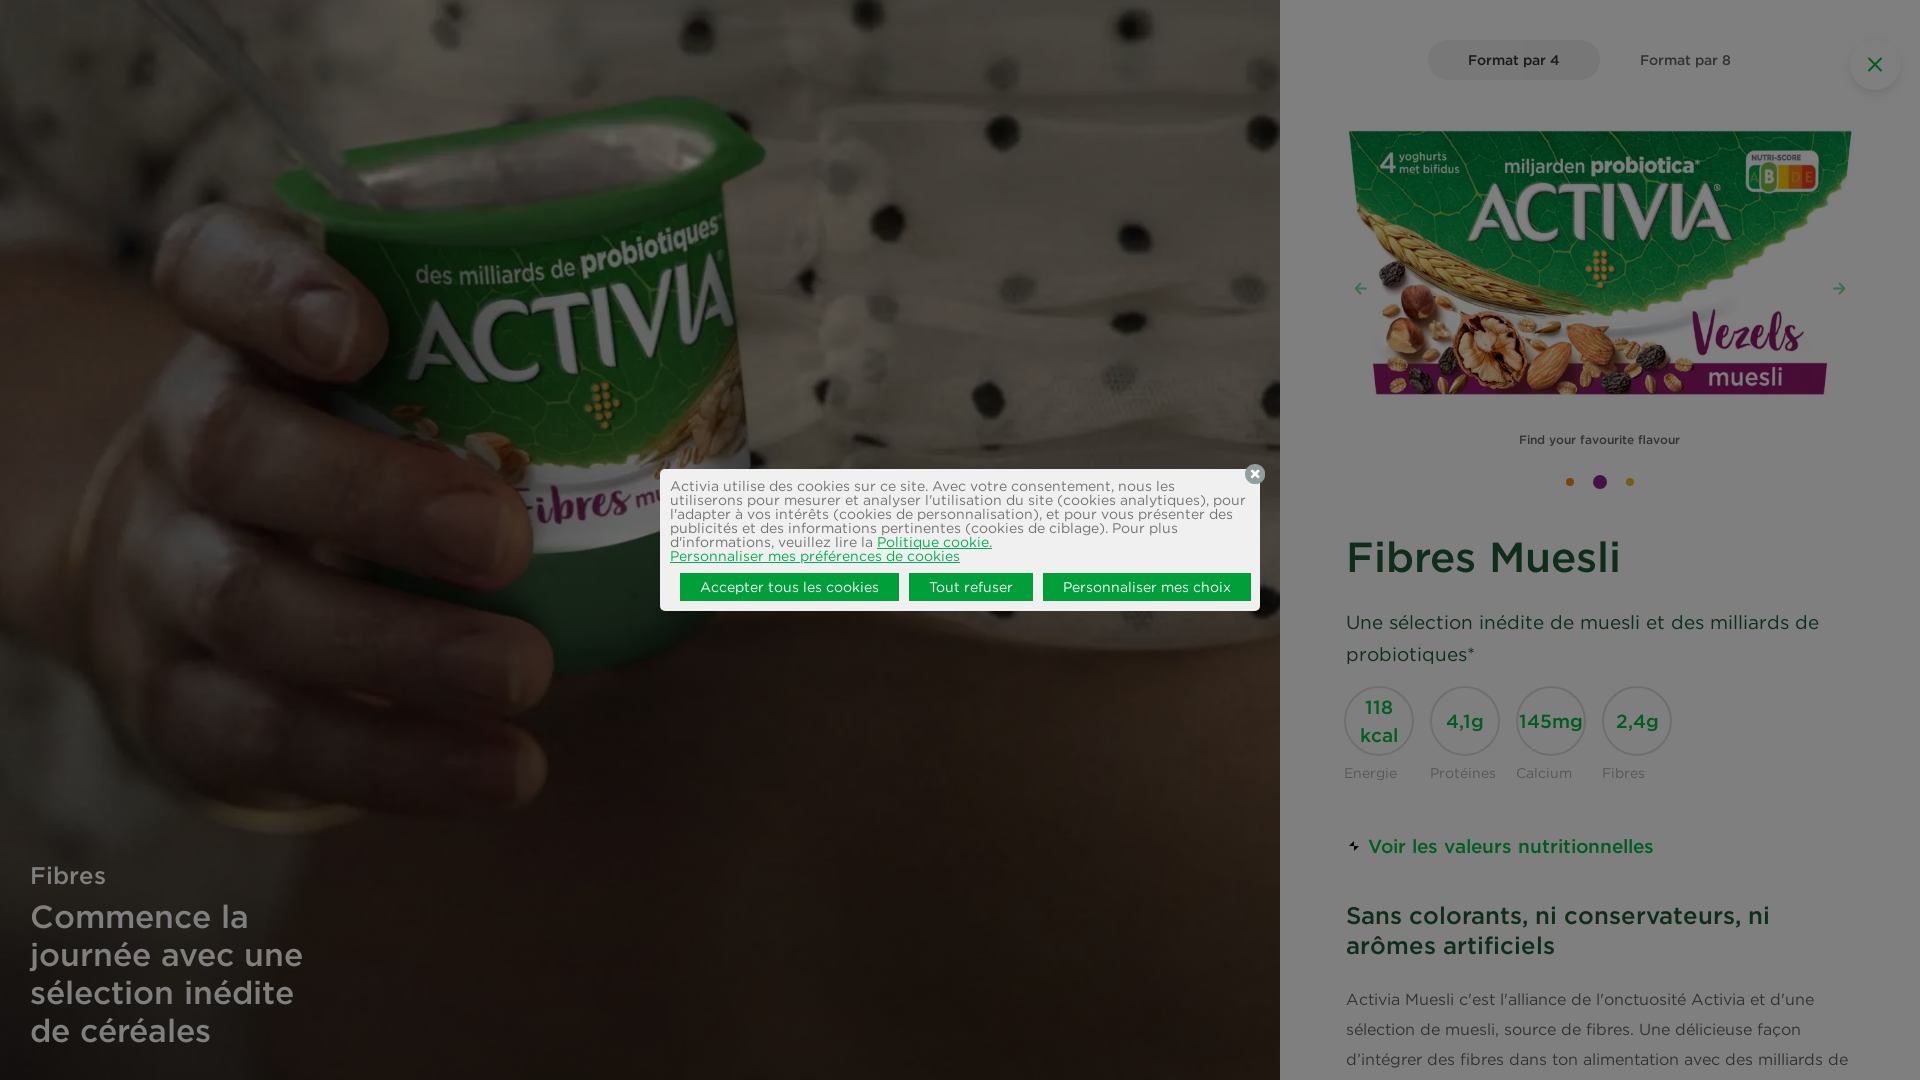 This screenshot has width=1920, height=1080. Describe the element at coordinates (969, 585) in the screenshot. I see `'Tout refuser'` at that location.